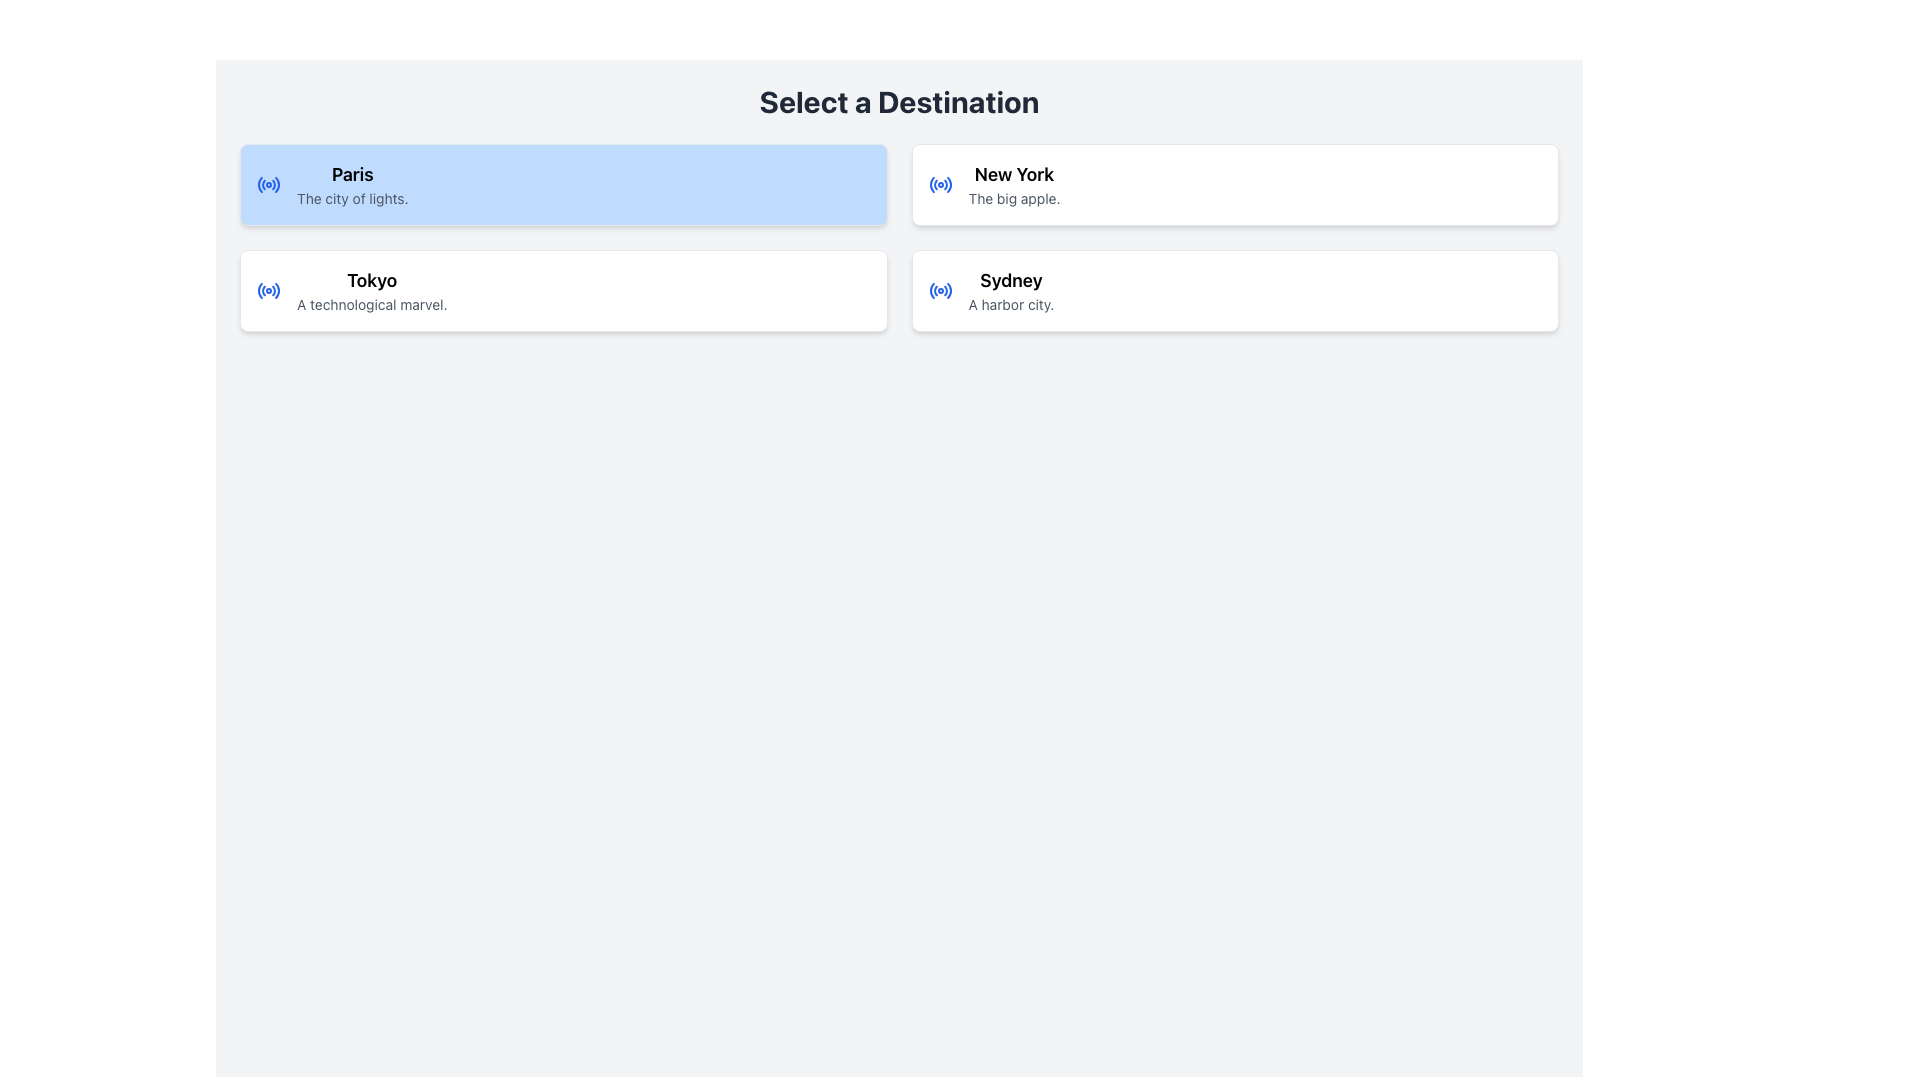  What do you see at coordinates (352, 173) in the screenshot?
I see `the text label displaying 'Paris', which is styled in a larger, bold font on a blue background, located in the left column of selectable city options` at bounding box center [352, 173].